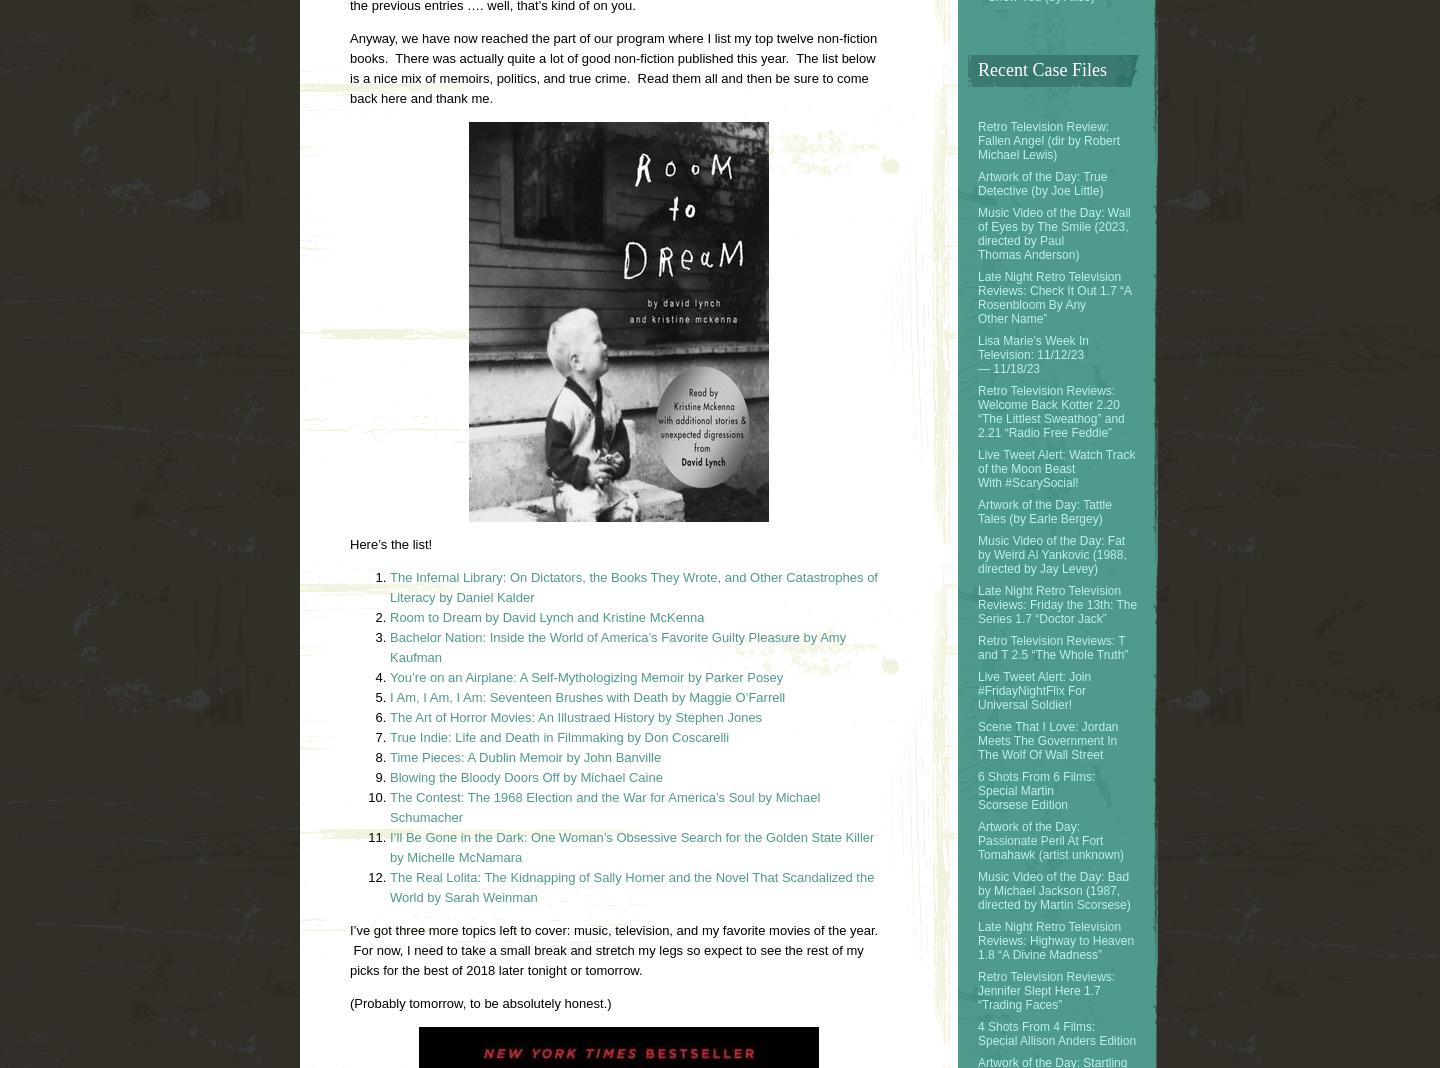  I want to click on 'Retro Television Reviews: Welcome Back Kotter 2.20 “The Littlest Sweathog” and 2.21 “Radio Free Feddie”', so click(1051, 410).